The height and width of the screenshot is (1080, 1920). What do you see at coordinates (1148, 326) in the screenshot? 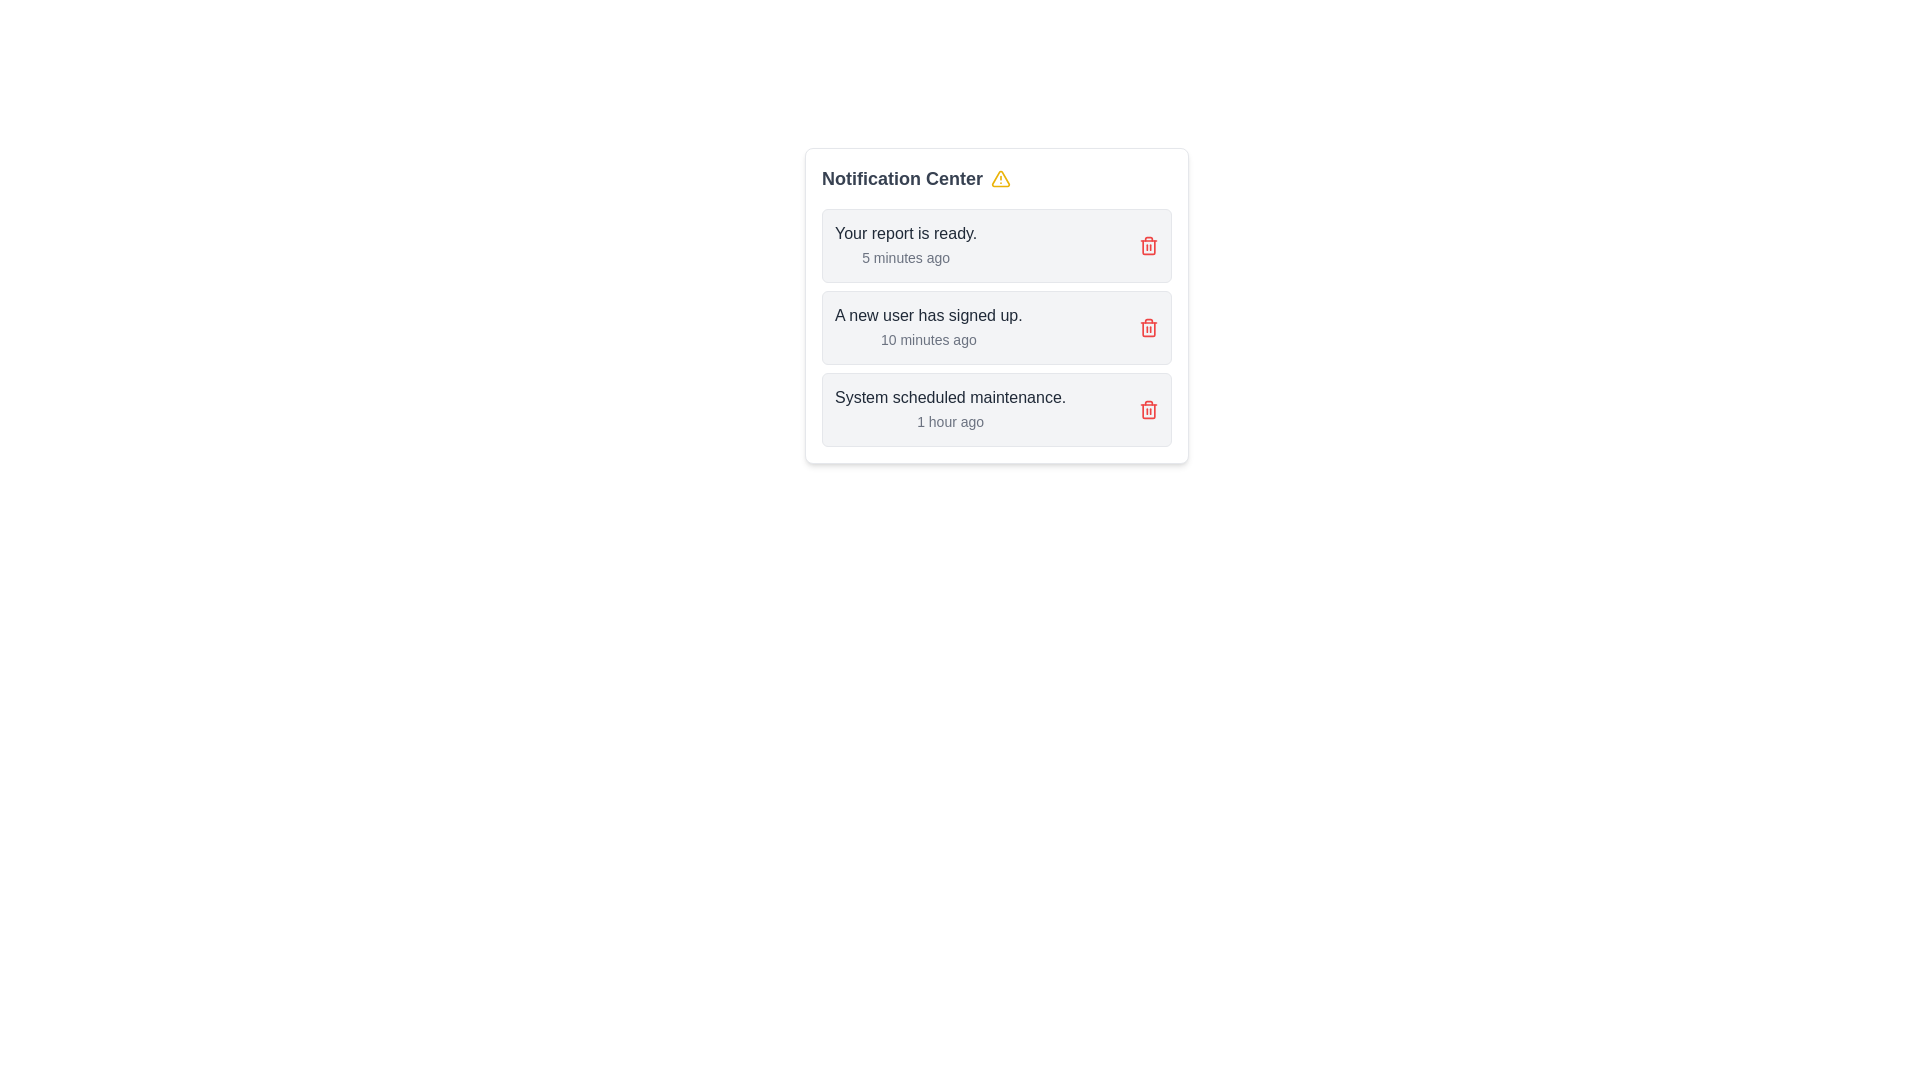
I see `the small red trash can icon` at bounding box center [1148, 326].